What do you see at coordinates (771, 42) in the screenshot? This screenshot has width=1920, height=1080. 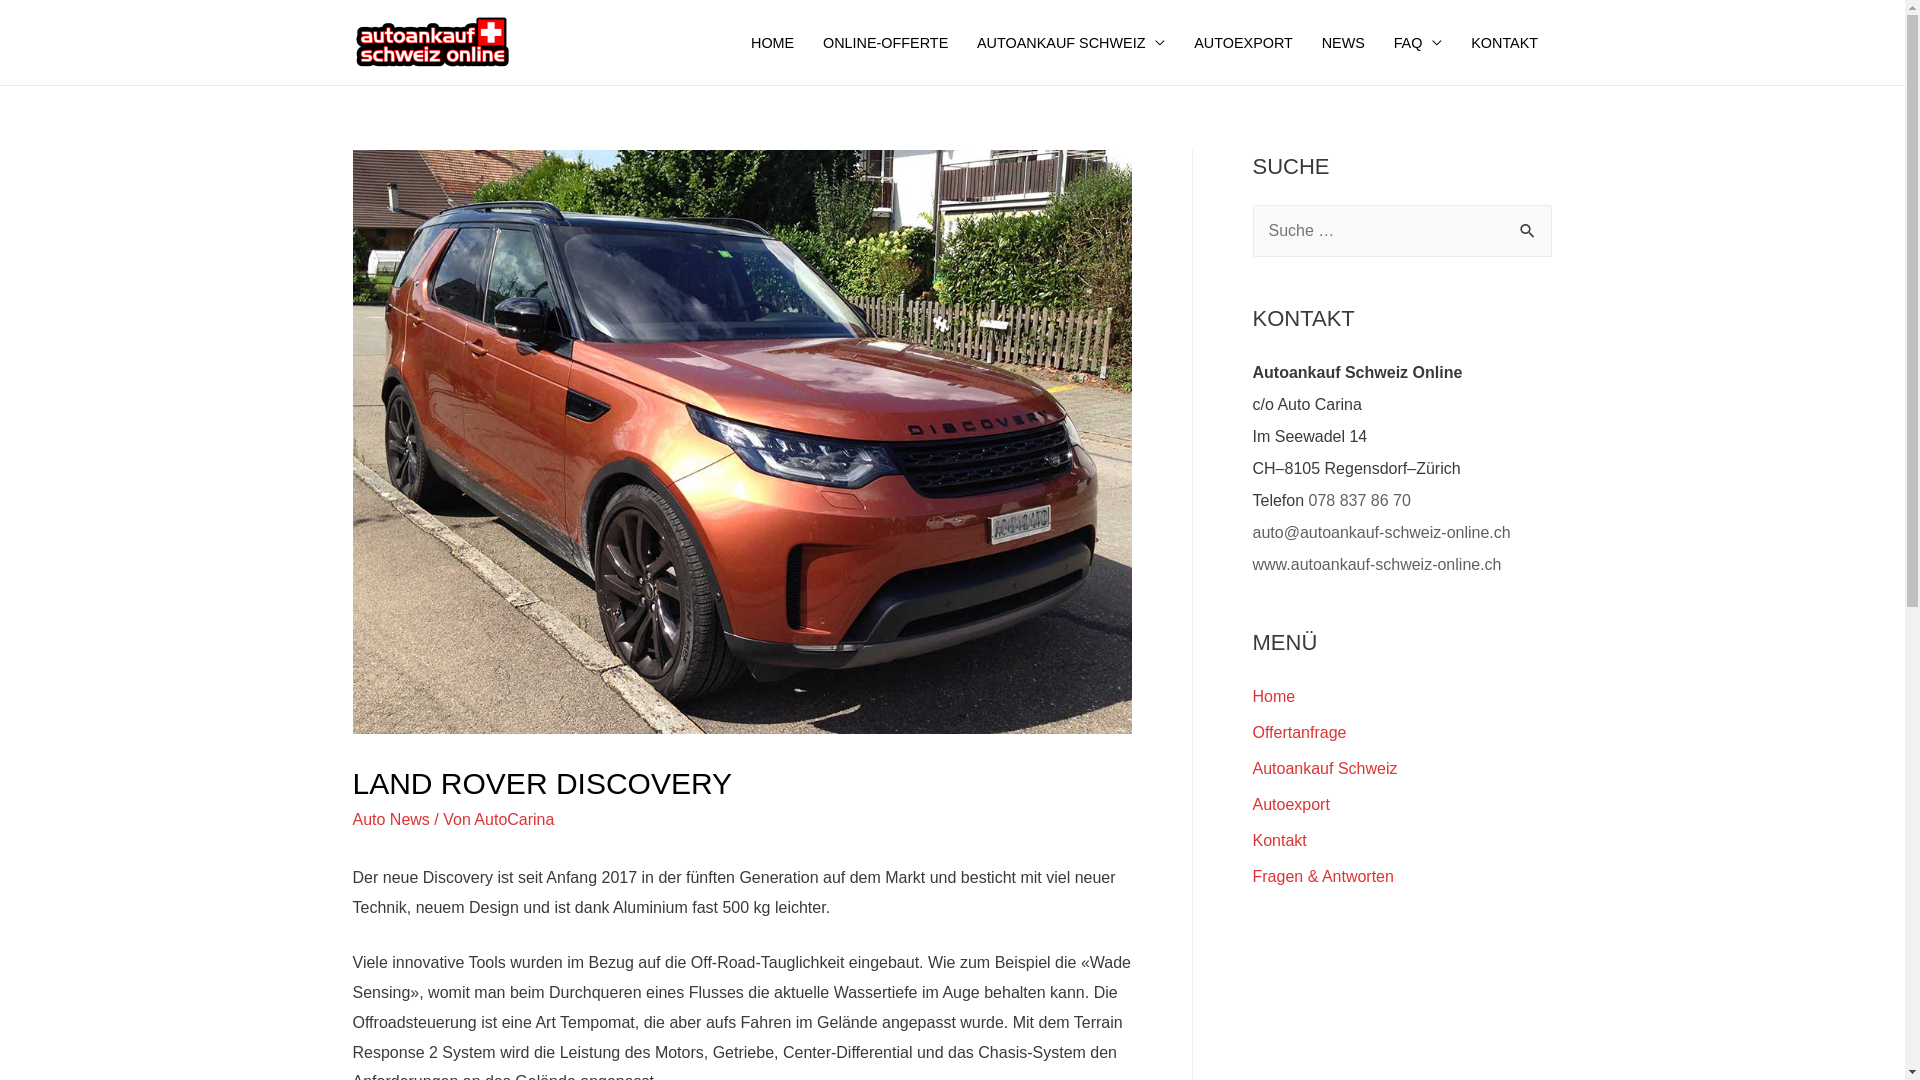 I see `'HOME'` at bounding box center [771, 42].